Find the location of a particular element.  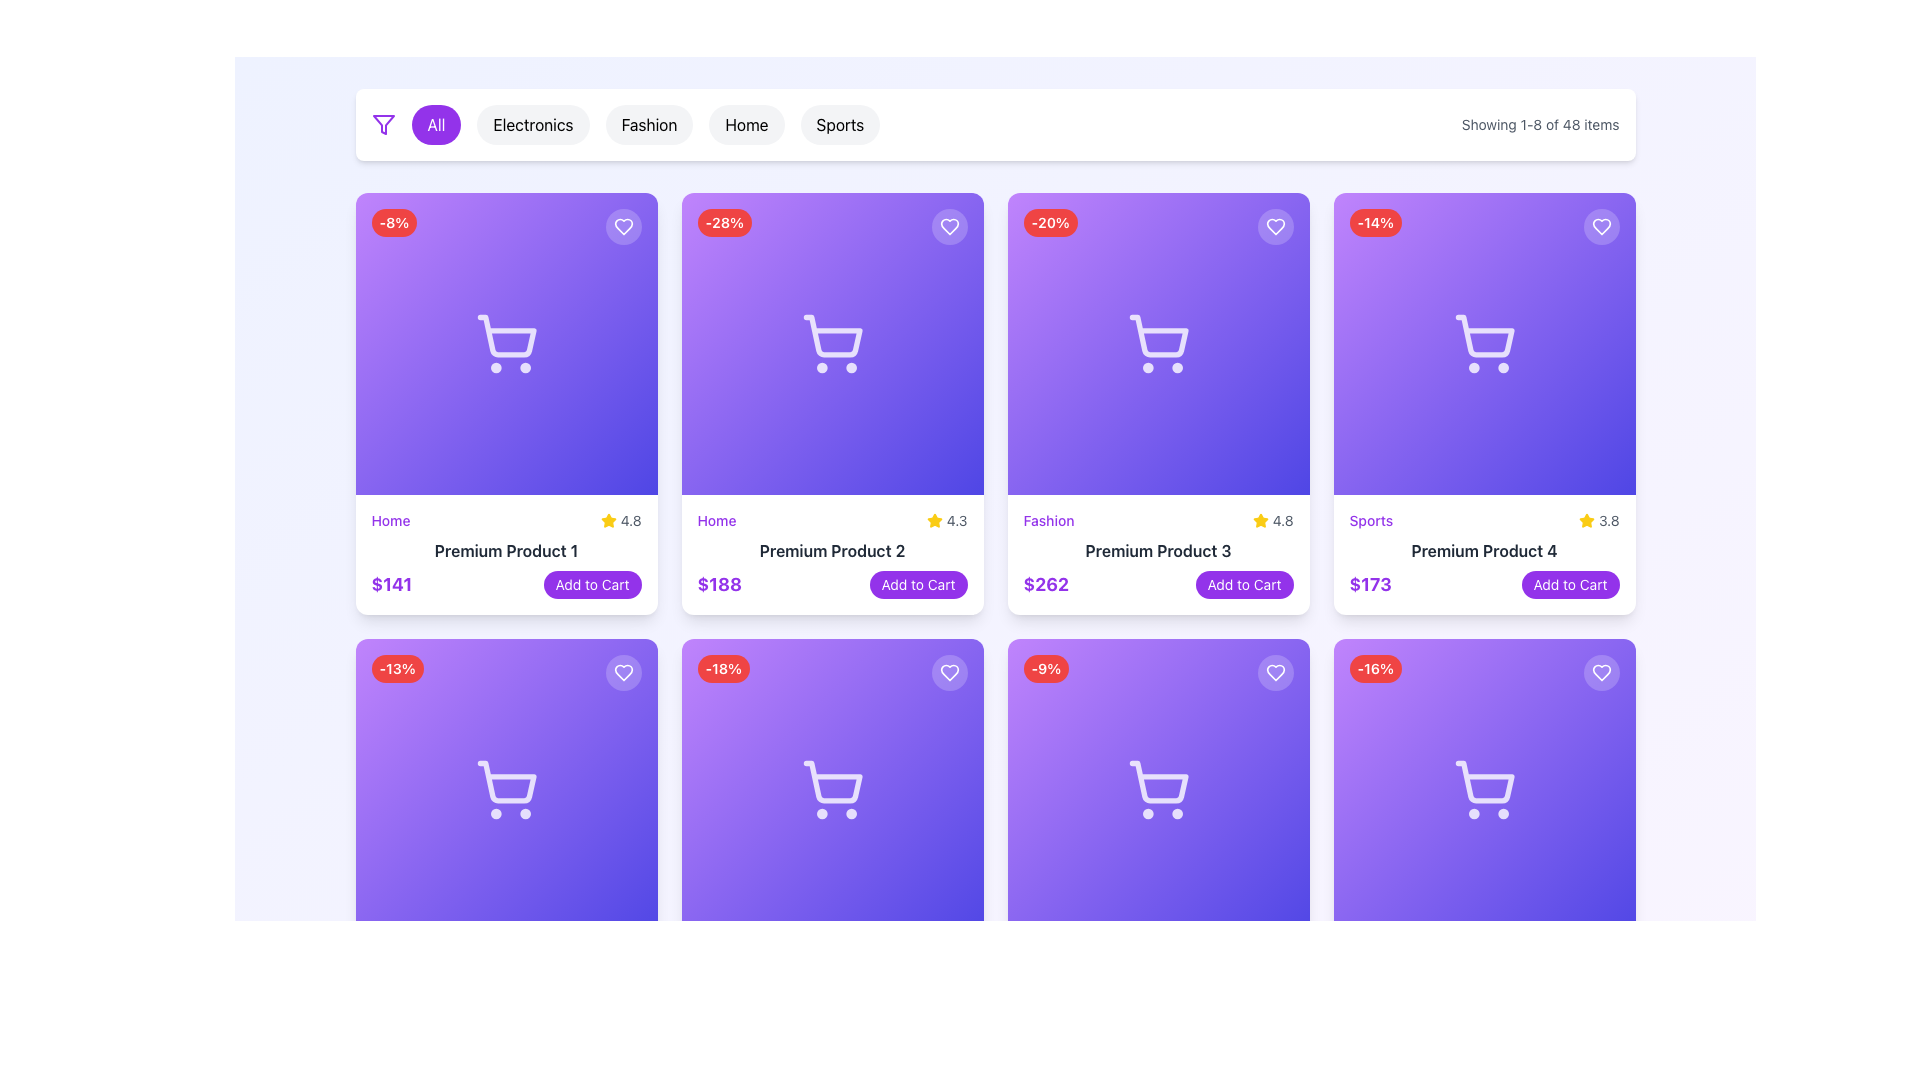

the shopping cart icon located in the center of the gradient background square of the 'Premium Product 3' card is located at coordinates (1158, 342).